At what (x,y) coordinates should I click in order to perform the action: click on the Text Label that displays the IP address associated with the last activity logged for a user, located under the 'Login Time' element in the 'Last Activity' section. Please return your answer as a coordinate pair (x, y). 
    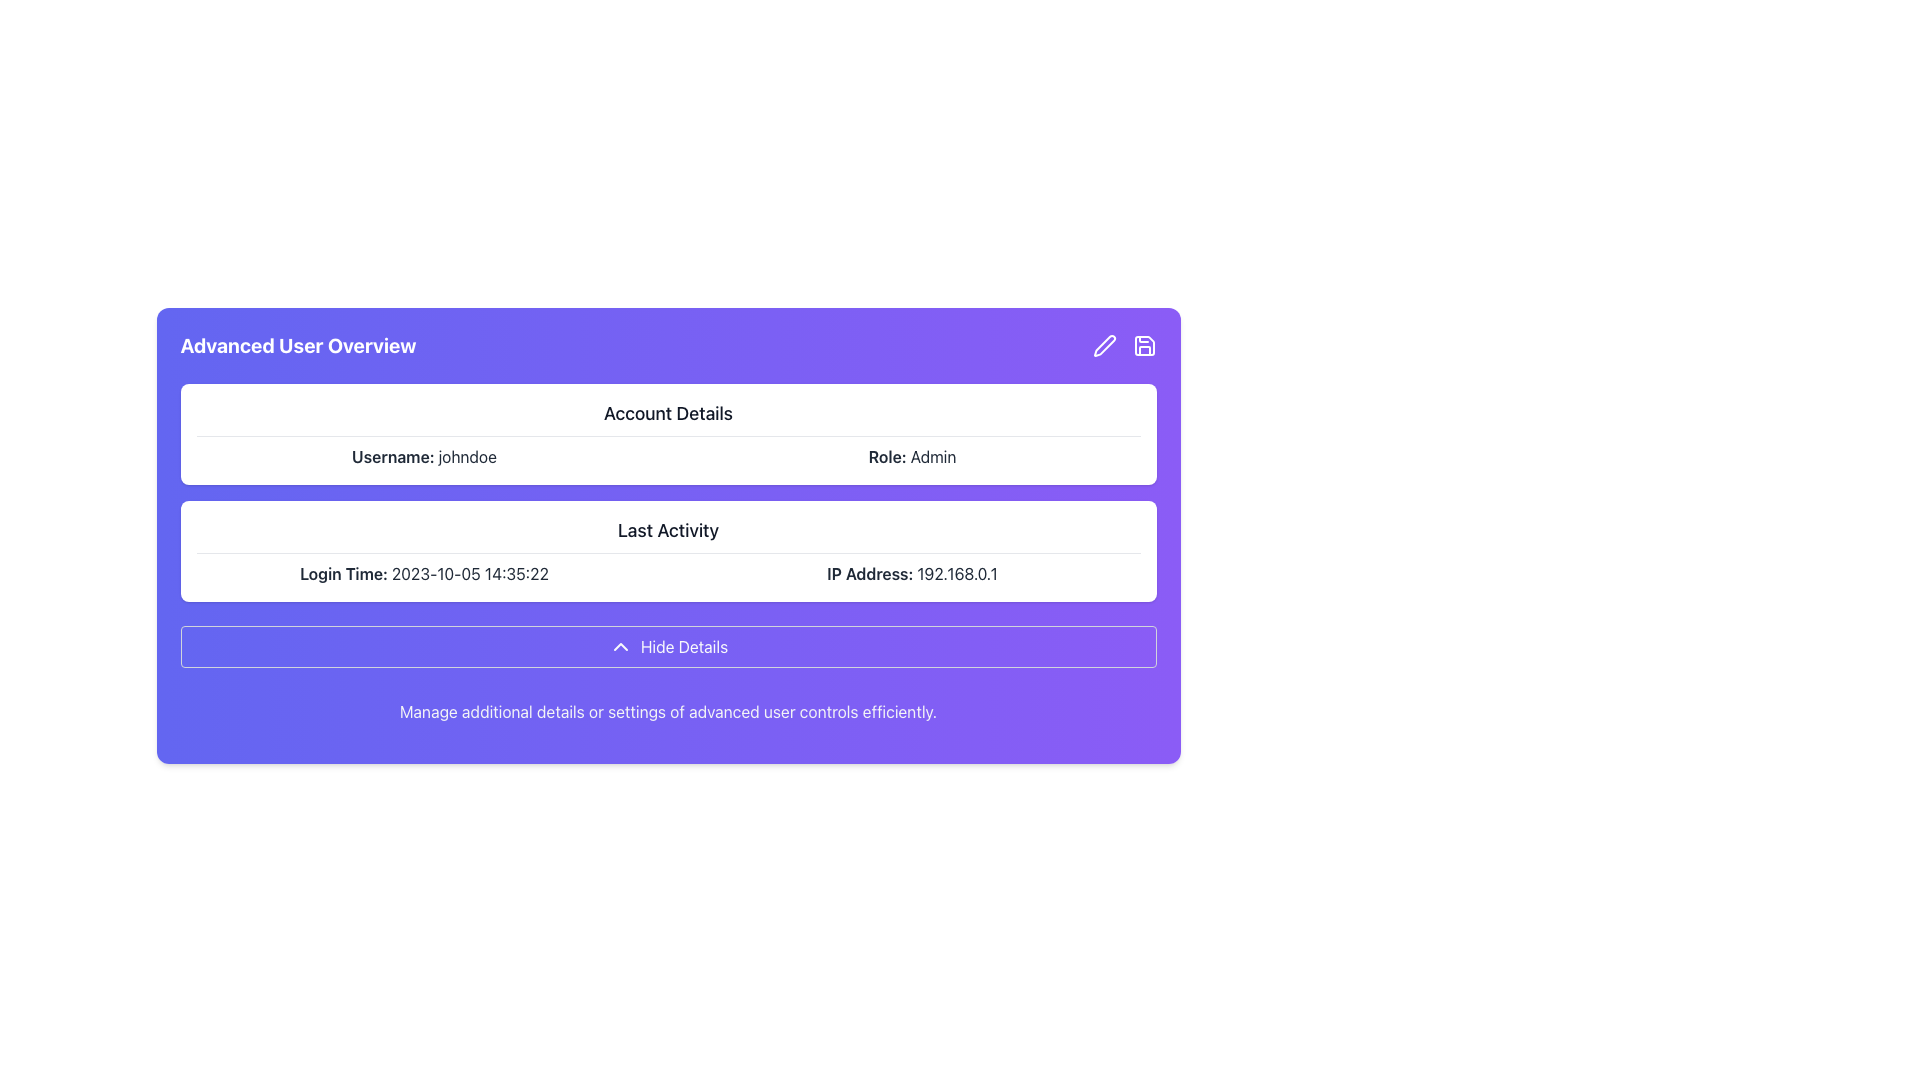
    Looking at the image, I should click on (911, 574).